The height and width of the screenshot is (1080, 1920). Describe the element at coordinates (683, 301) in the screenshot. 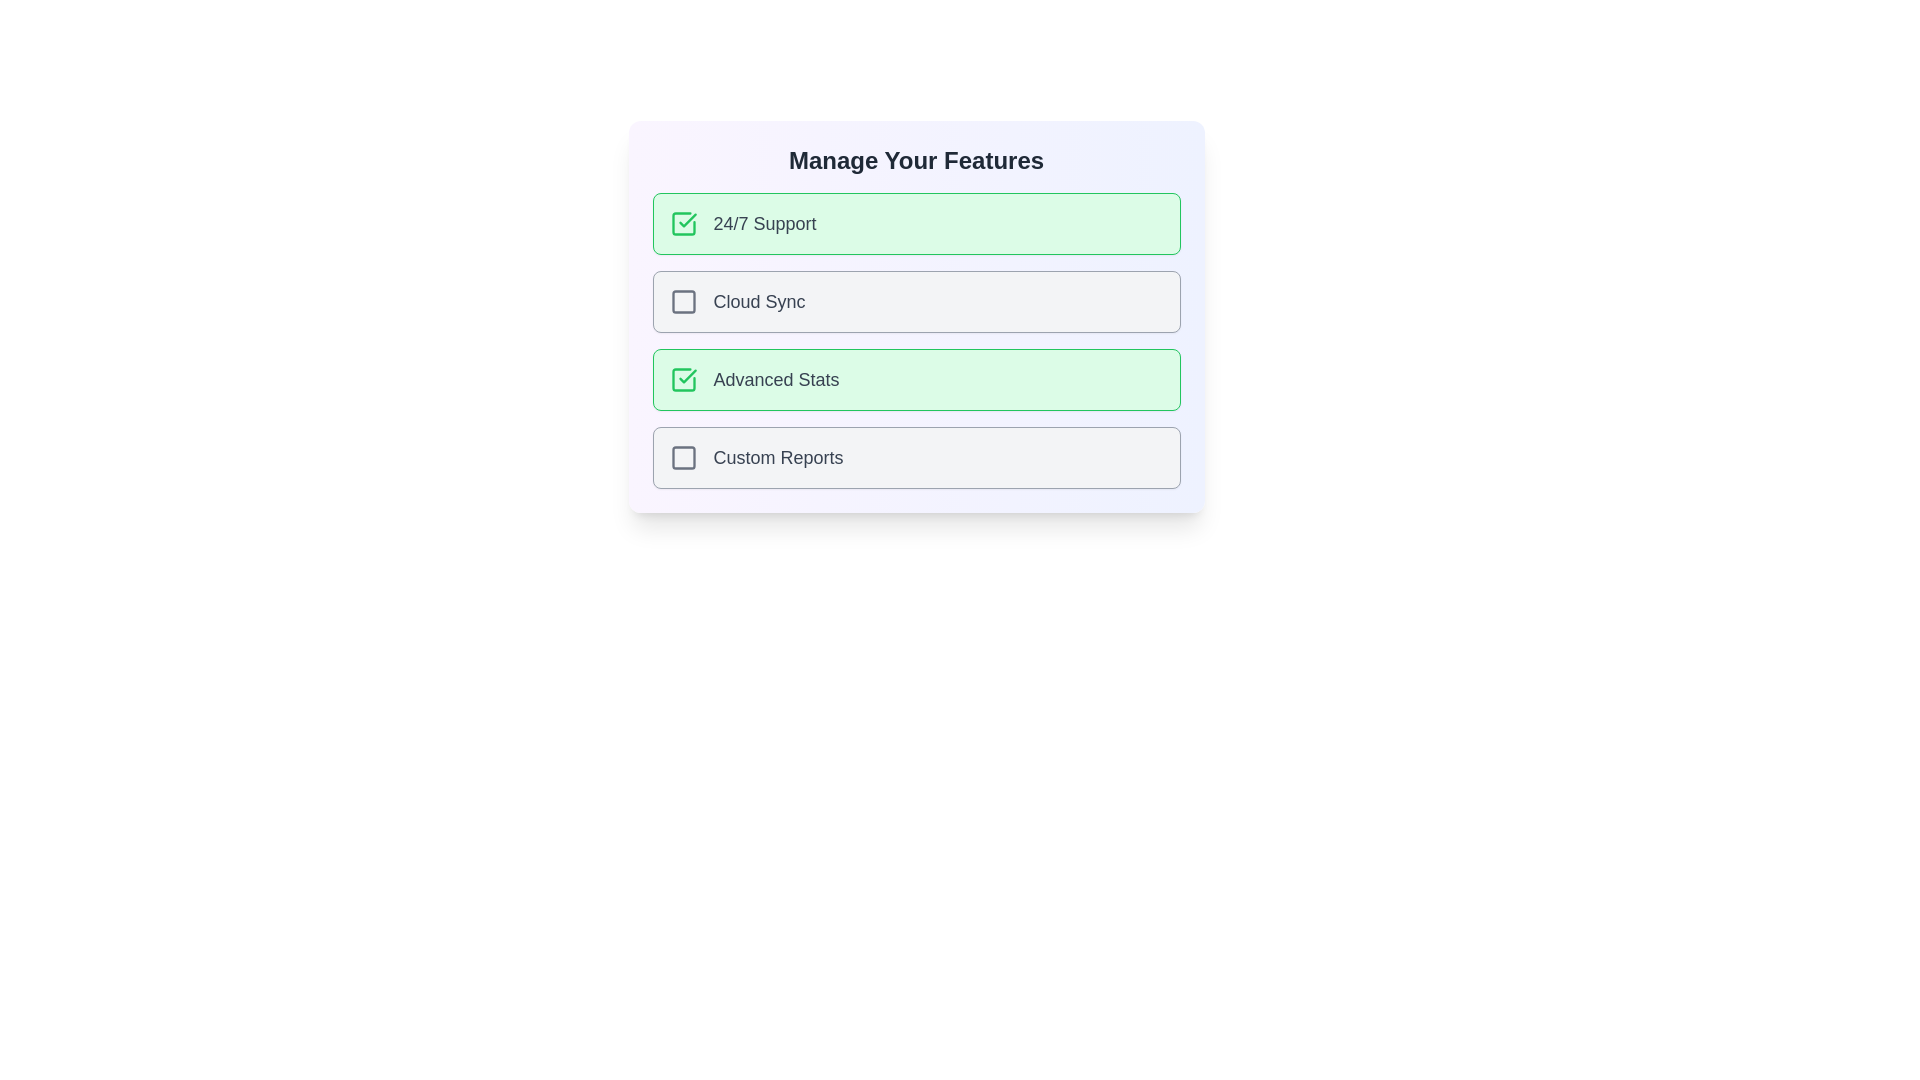

I see `the checkbox associated with the 'Cloud Sync' feature, located on the left side of the row adjacent` at that location.